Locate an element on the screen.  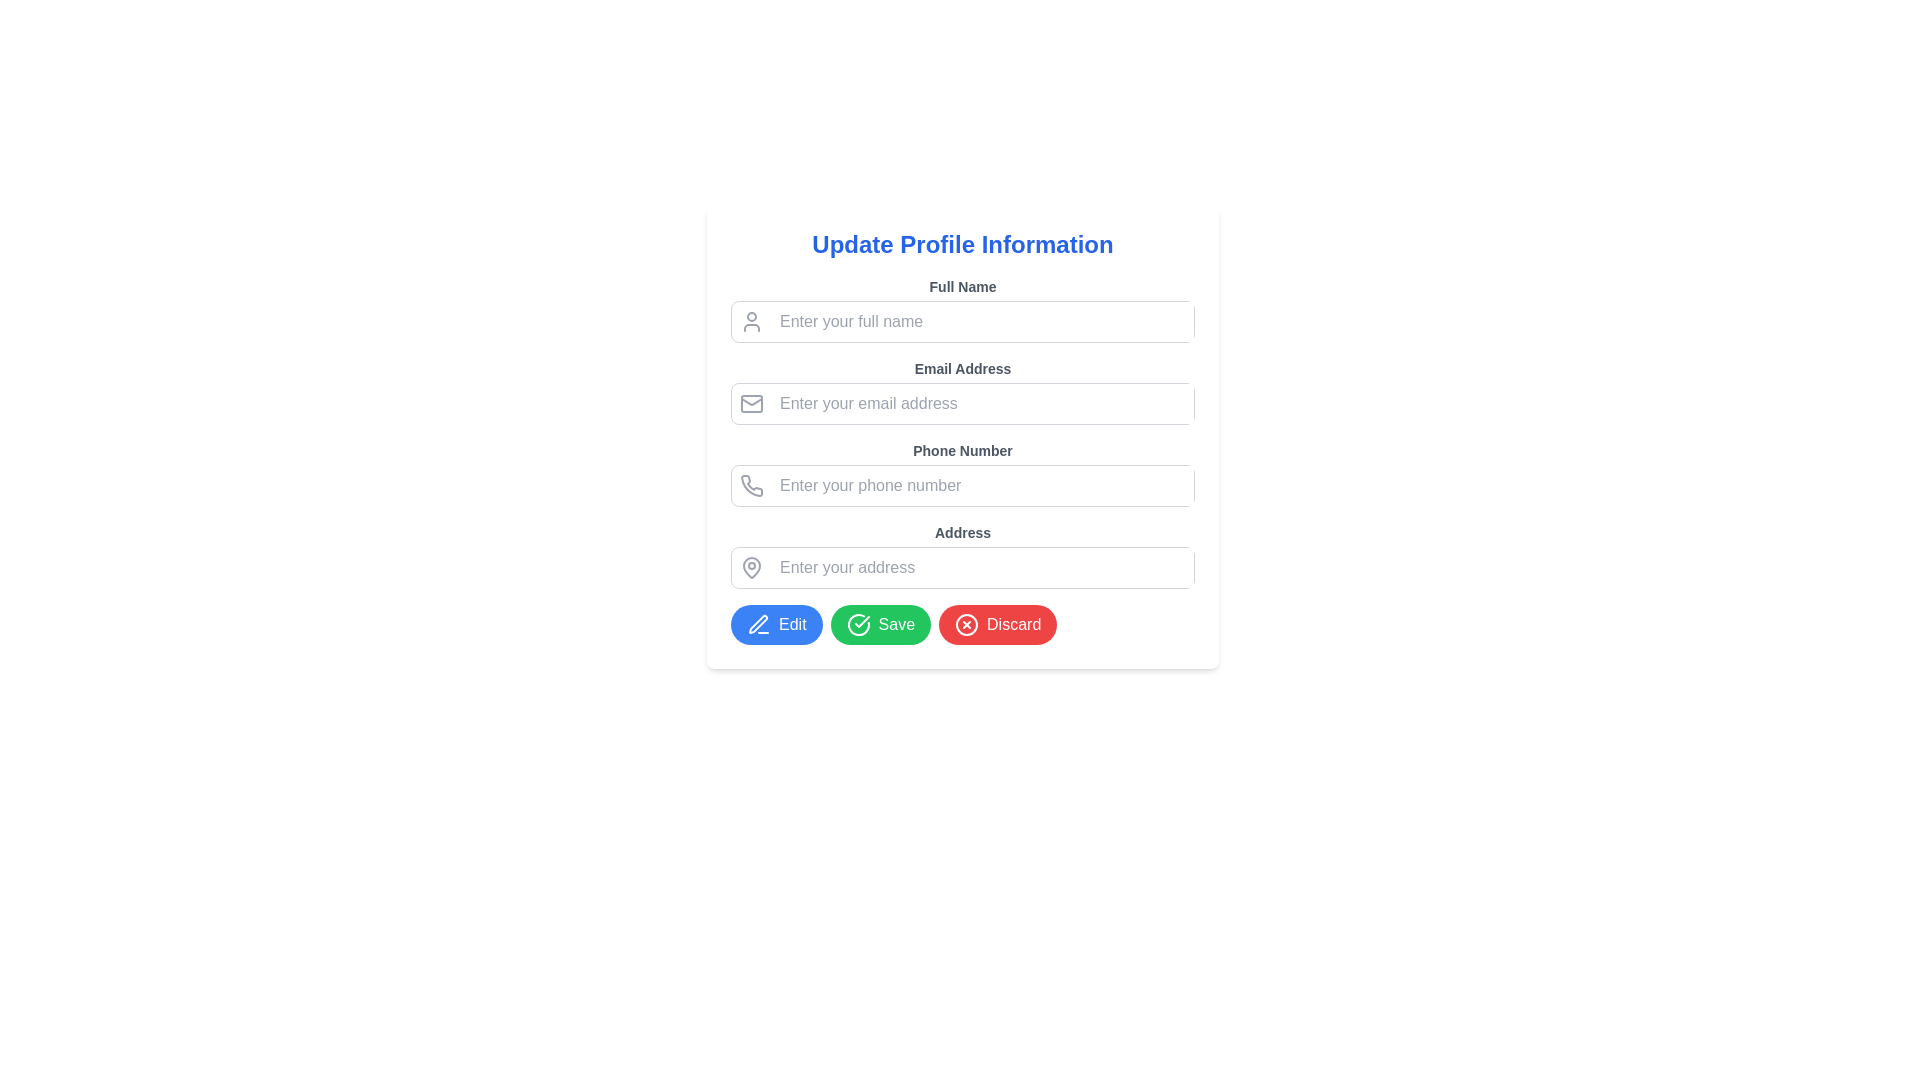
phone icon with a gray outline located to the left of the 'Enter your phone number' input field in the 'Phone Number' section of the form is located at coordinates (751, 486).